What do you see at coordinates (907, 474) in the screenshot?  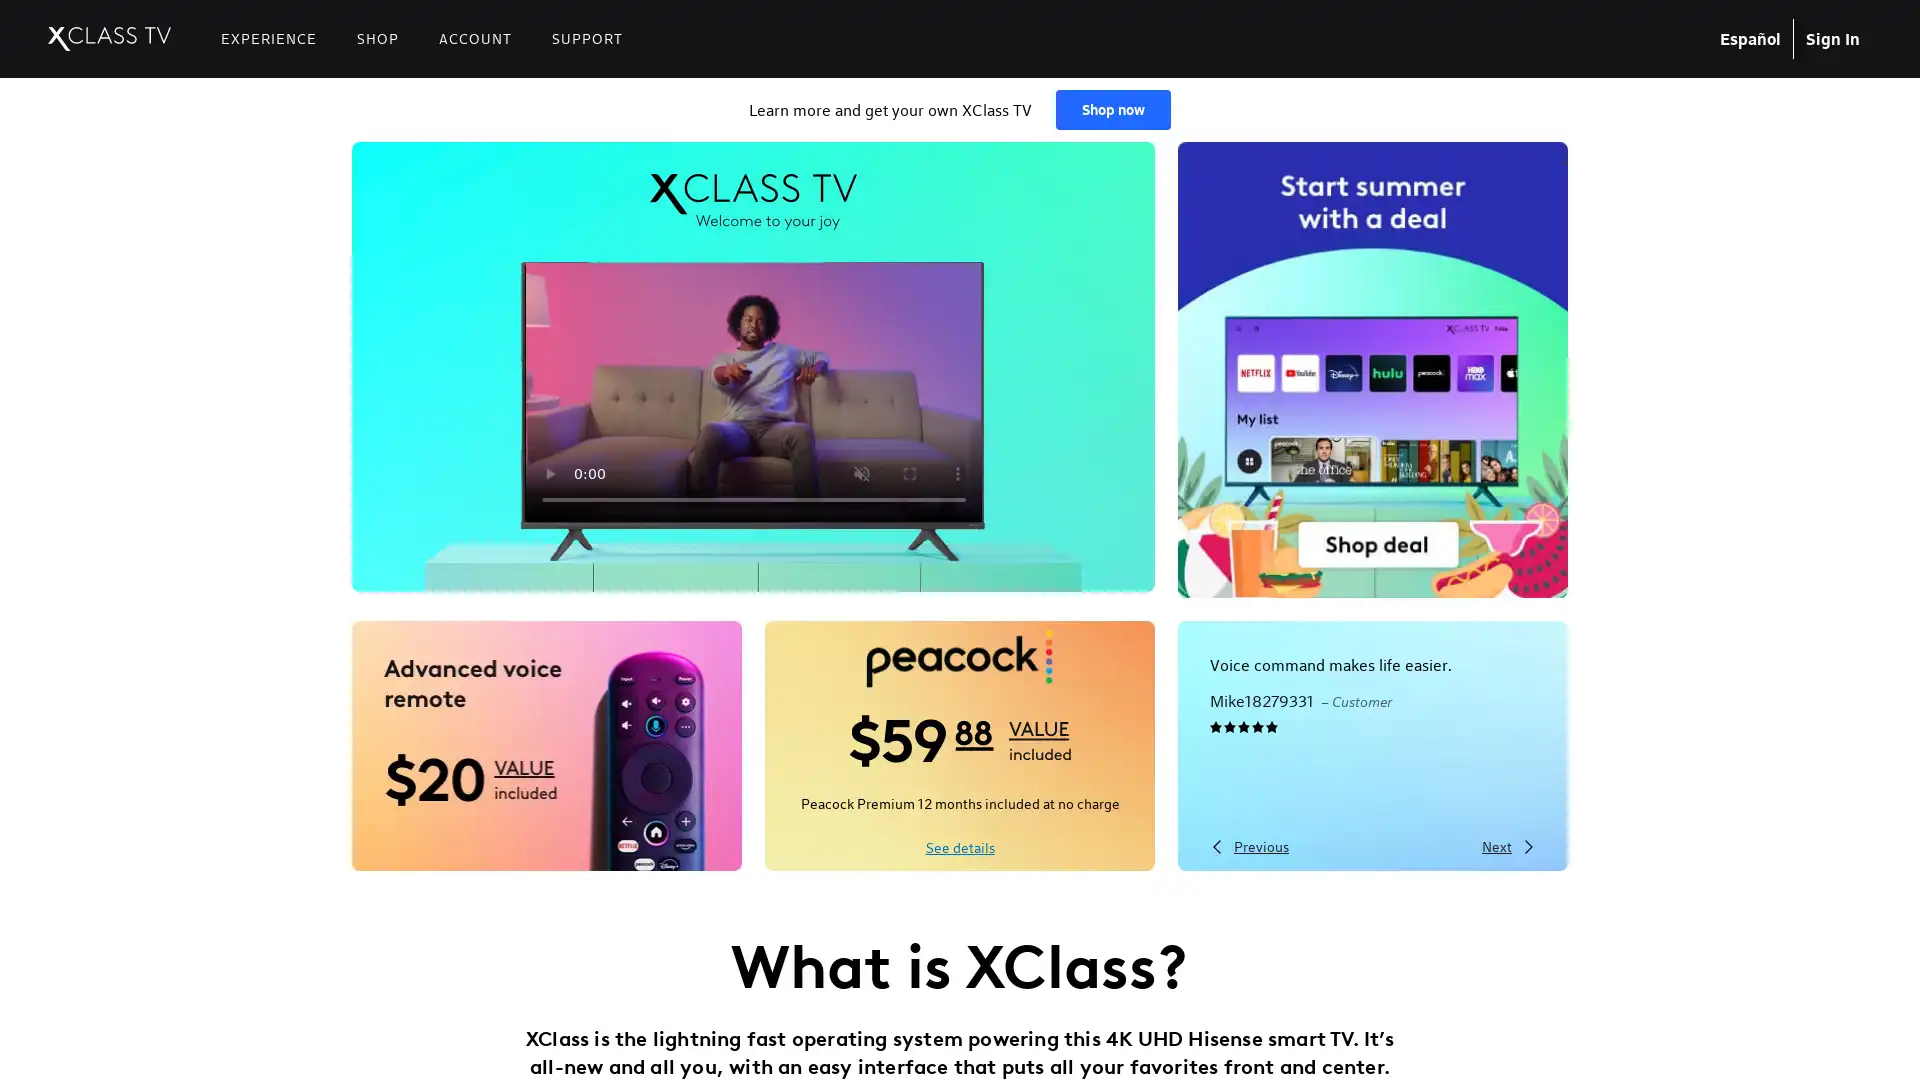 I see `enter full screen` at bounding box center [907, 474].